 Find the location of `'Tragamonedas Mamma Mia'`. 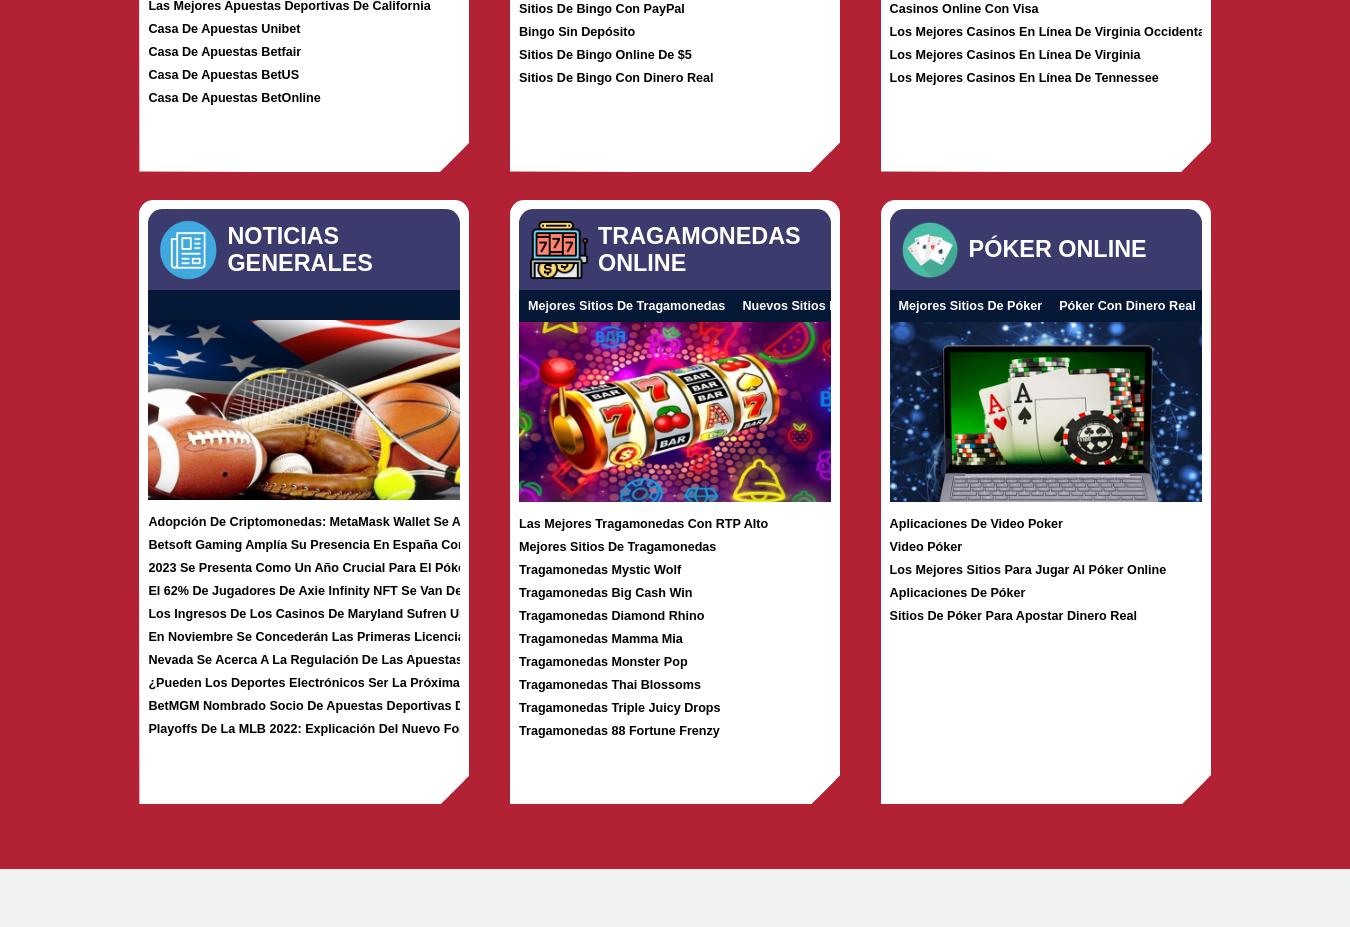

'Tragamonedas Mamma Mia' is located at coordinates (600, 636).